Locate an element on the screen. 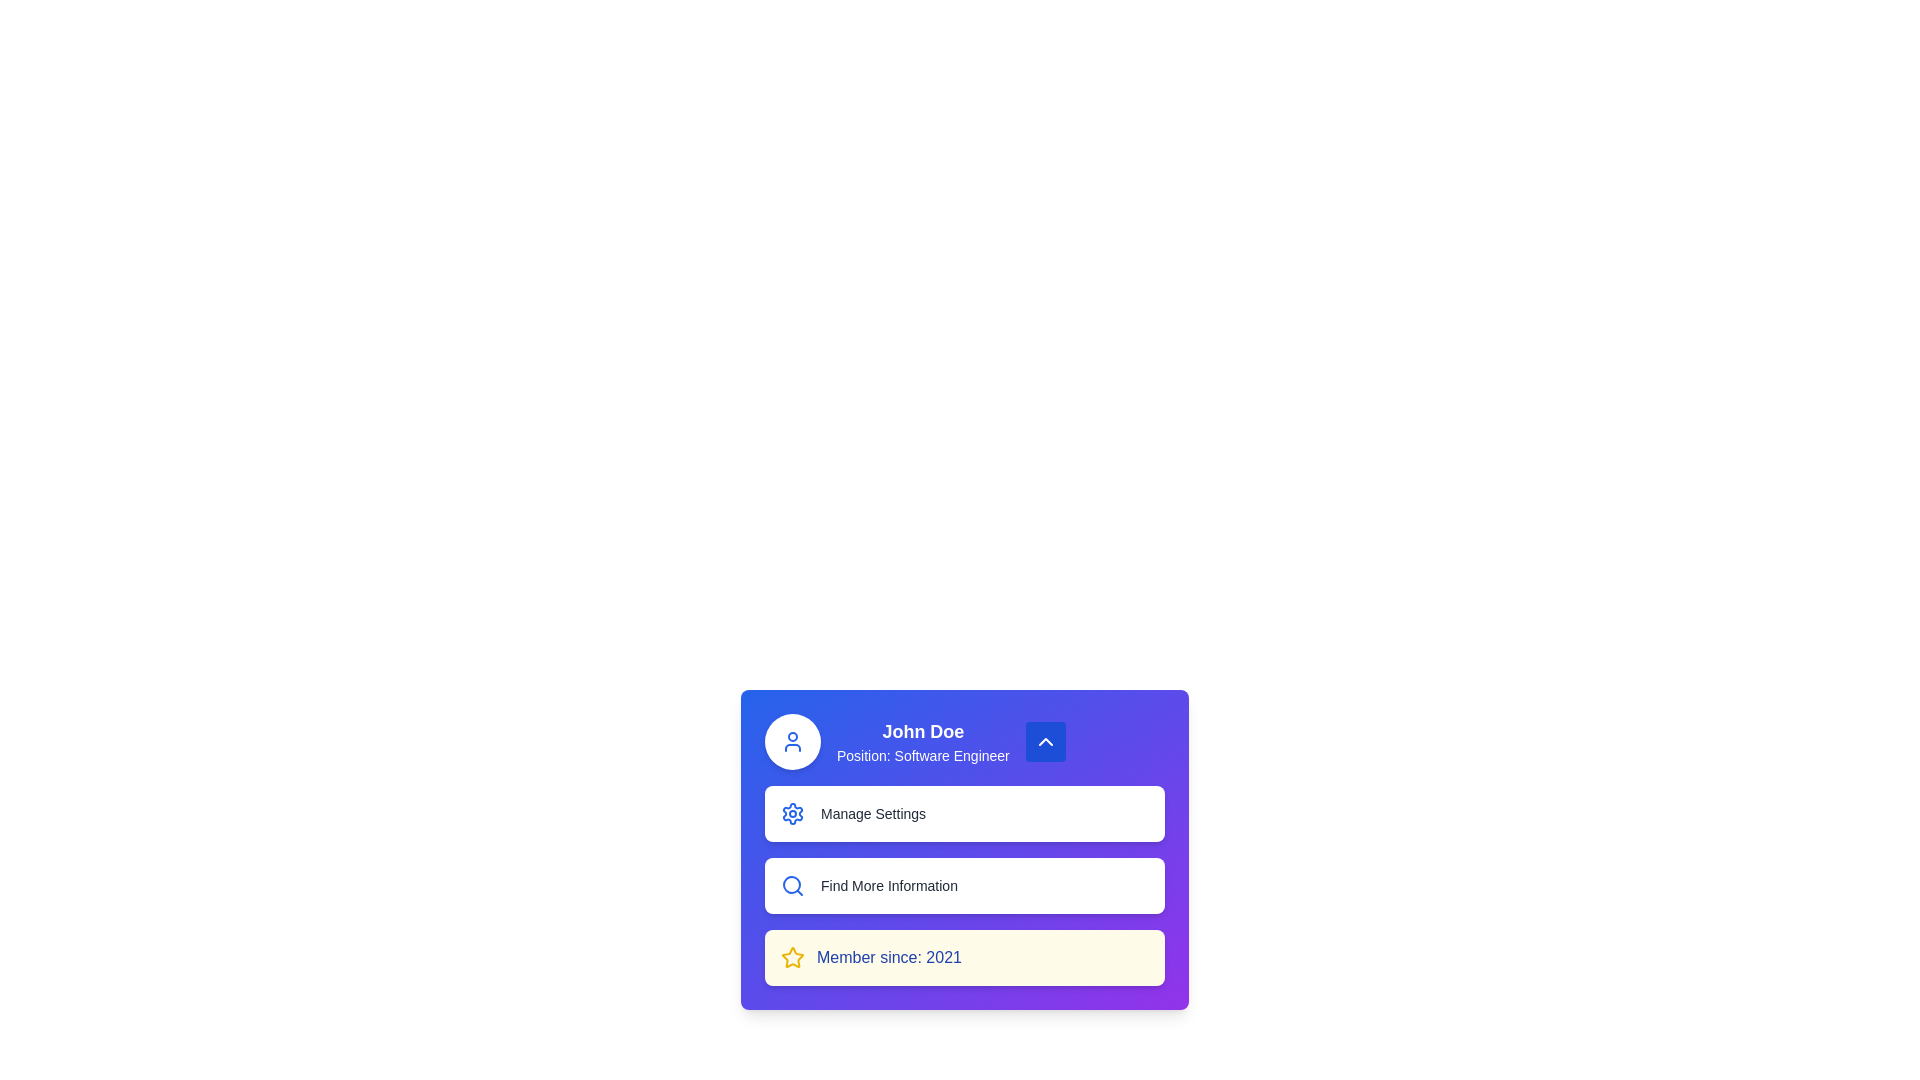 This screenshot has height=1080, width=1920. the text label stating 'Find More Information', which is rendered in a small-sized, sans-serif font and positioned within the lower-middle region of the interface card is located at coordinates (888, 885).